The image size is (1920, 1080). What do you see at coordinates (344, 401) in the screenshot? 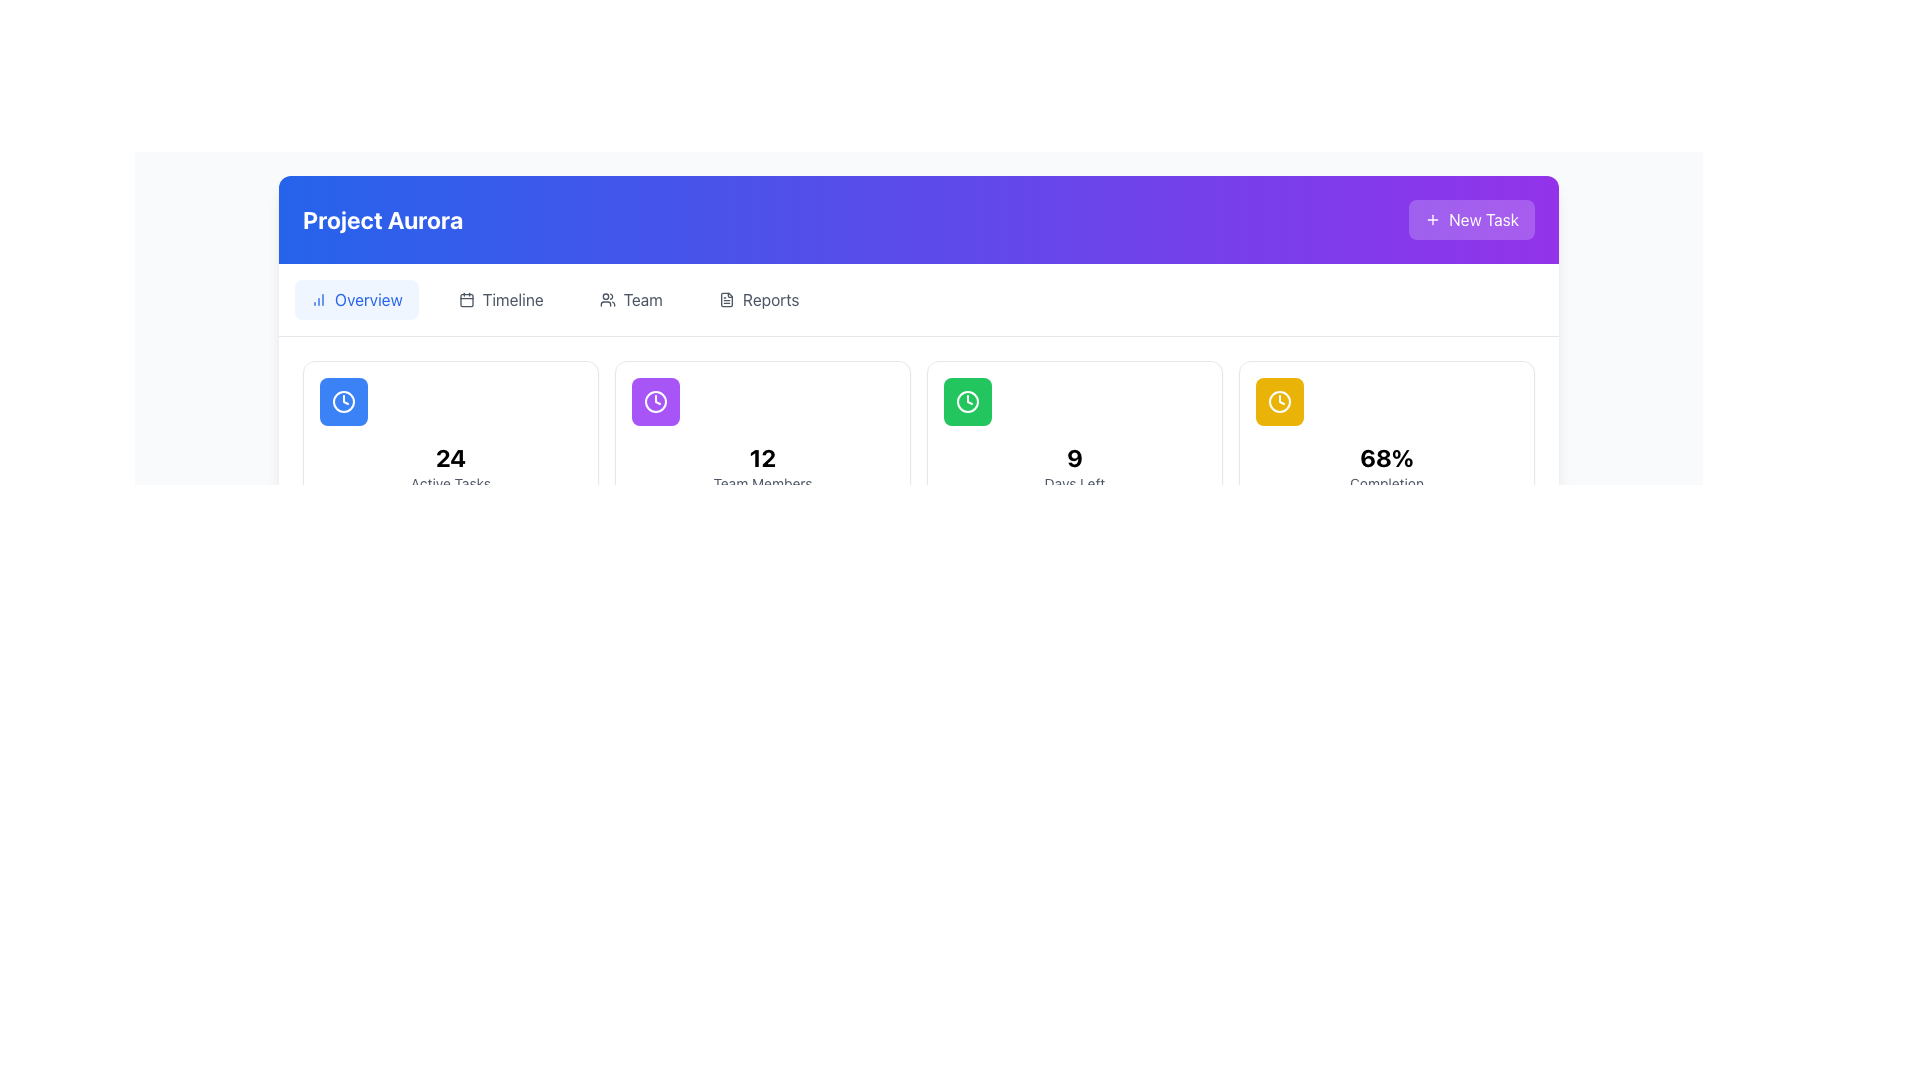
I see `the first icon in a row of metrics, which is visually represented by a blue circular background within a square card` at bounding box center [344, 401].